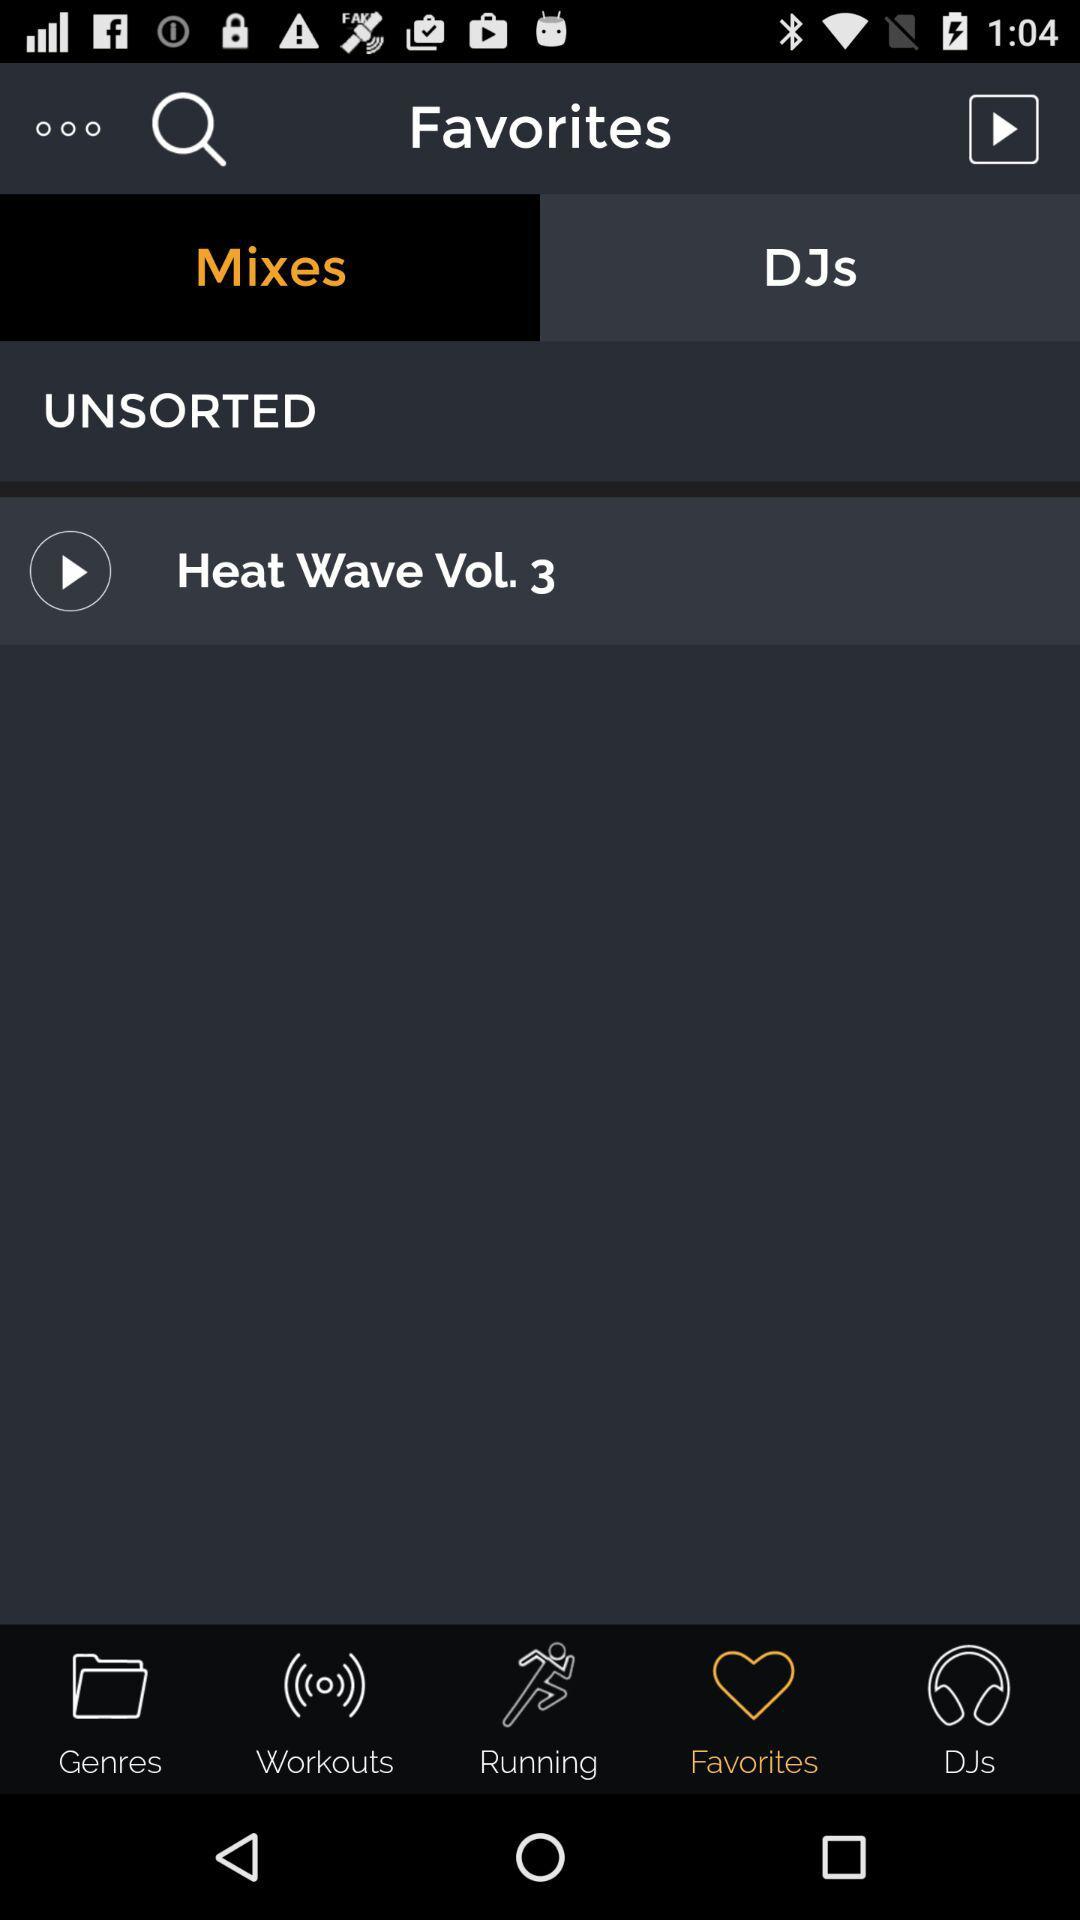 Image resolution: width=1080 pixels, height=1920 pixels. I want to click on play icon, so click(1009, 127).